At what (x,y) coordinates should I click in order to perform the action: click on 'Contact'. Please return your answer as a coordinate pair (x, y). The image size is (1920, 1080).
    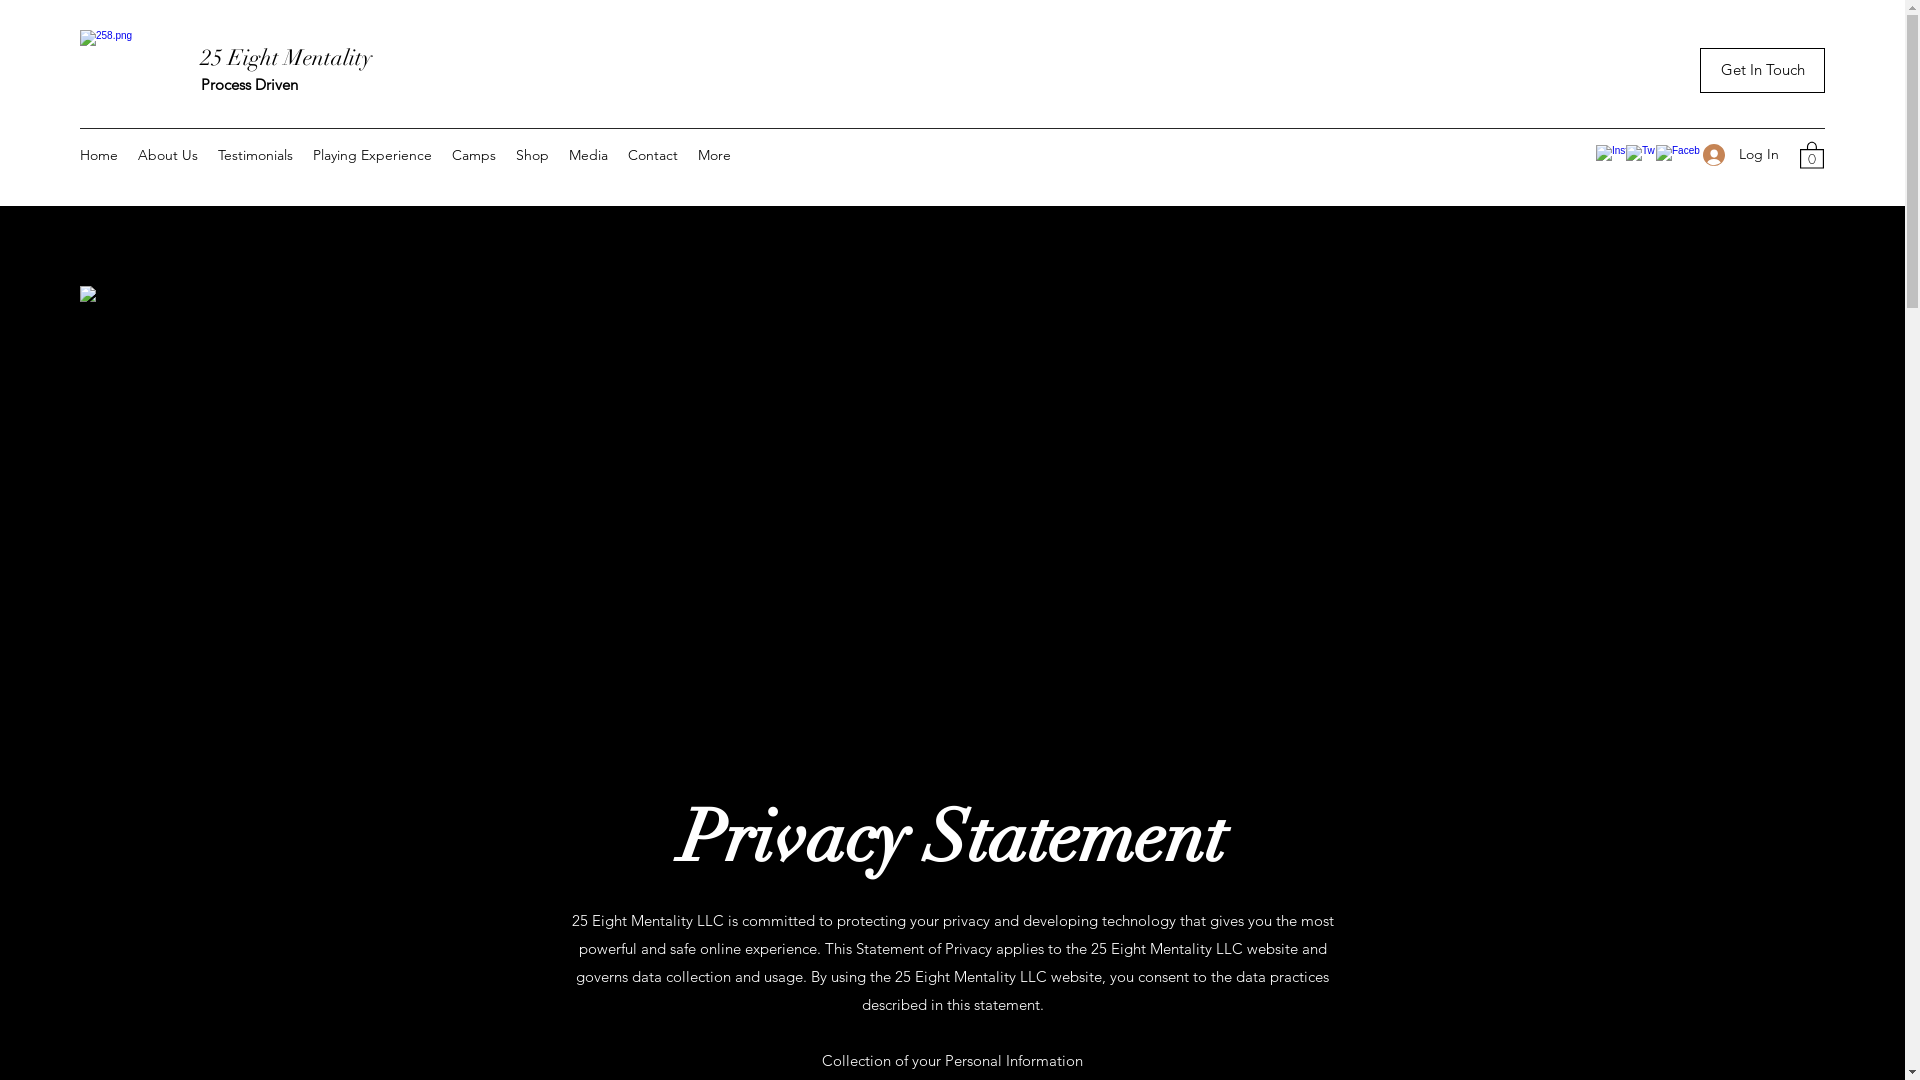
    Looking at the image, I should click on (652, 153).